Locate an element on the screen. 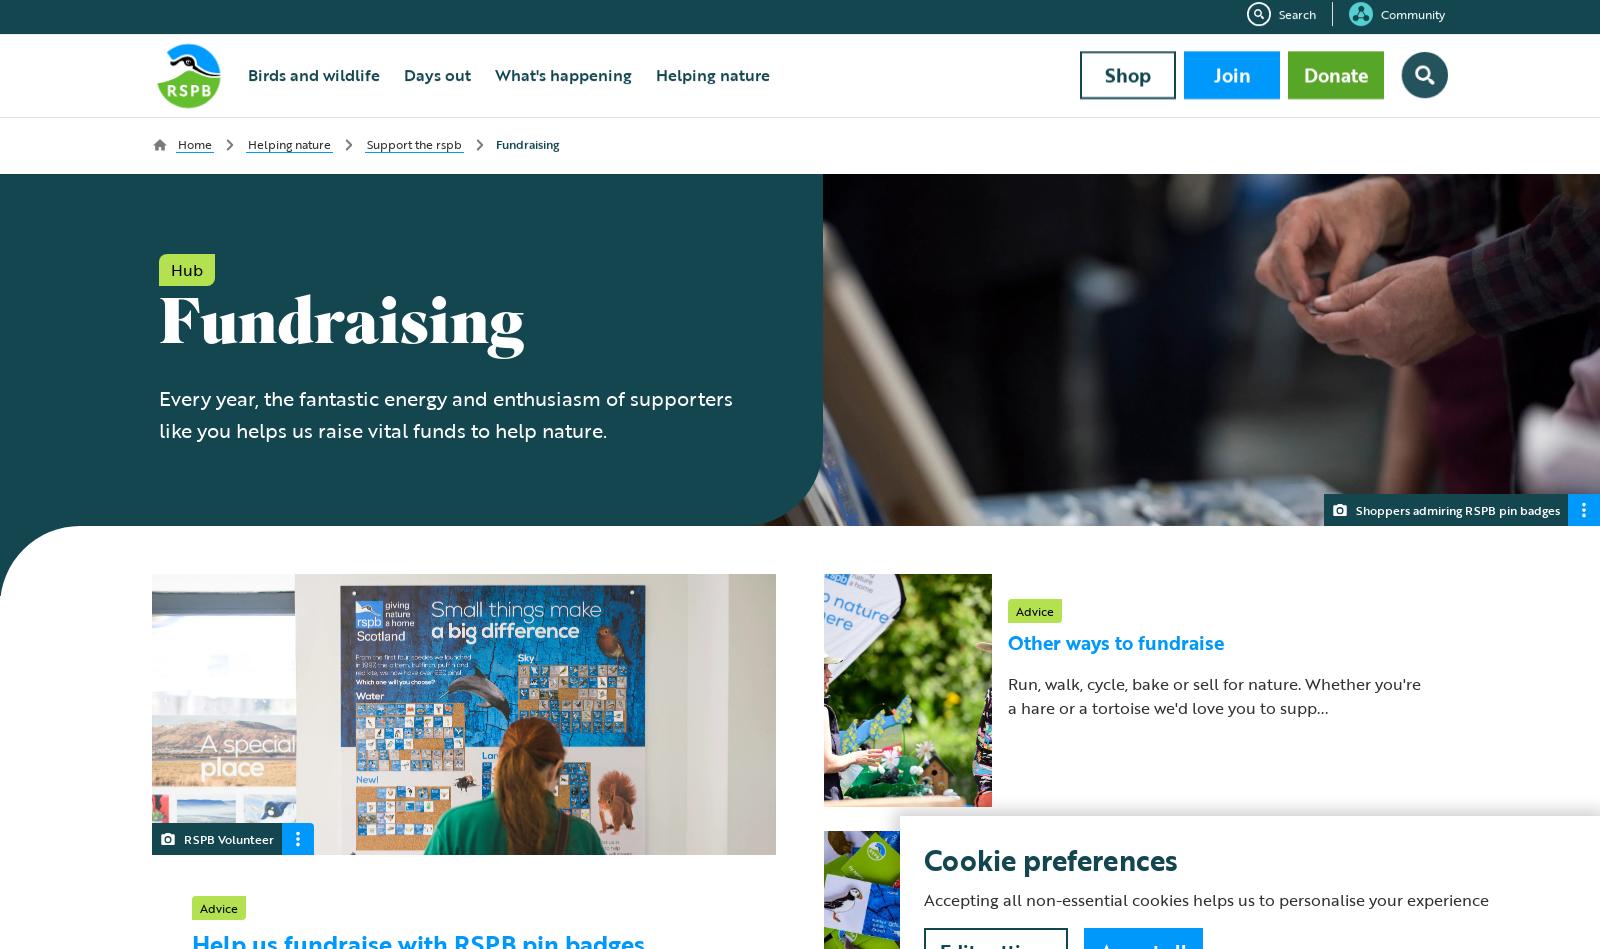  'Hub' is located at coordinates (184, 268).